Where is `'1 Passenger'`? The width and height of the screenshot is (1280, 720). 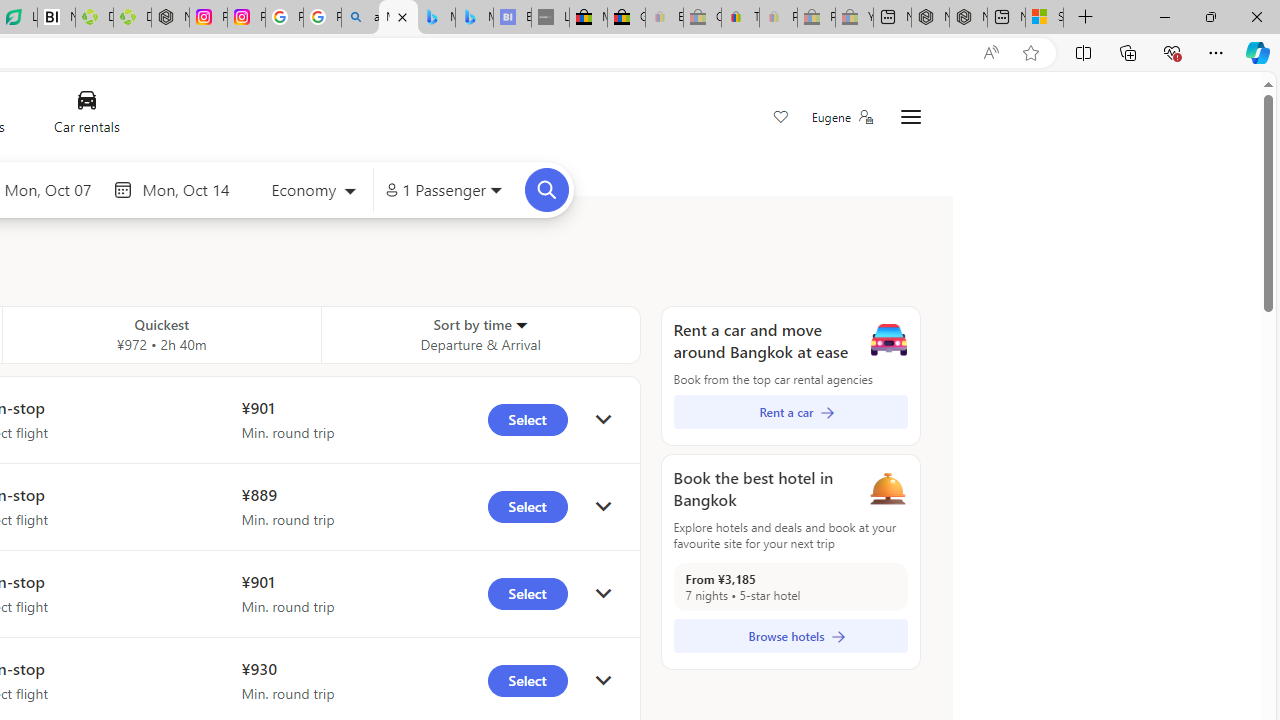
'1 Passenger' is located at coordinates (442, 190).